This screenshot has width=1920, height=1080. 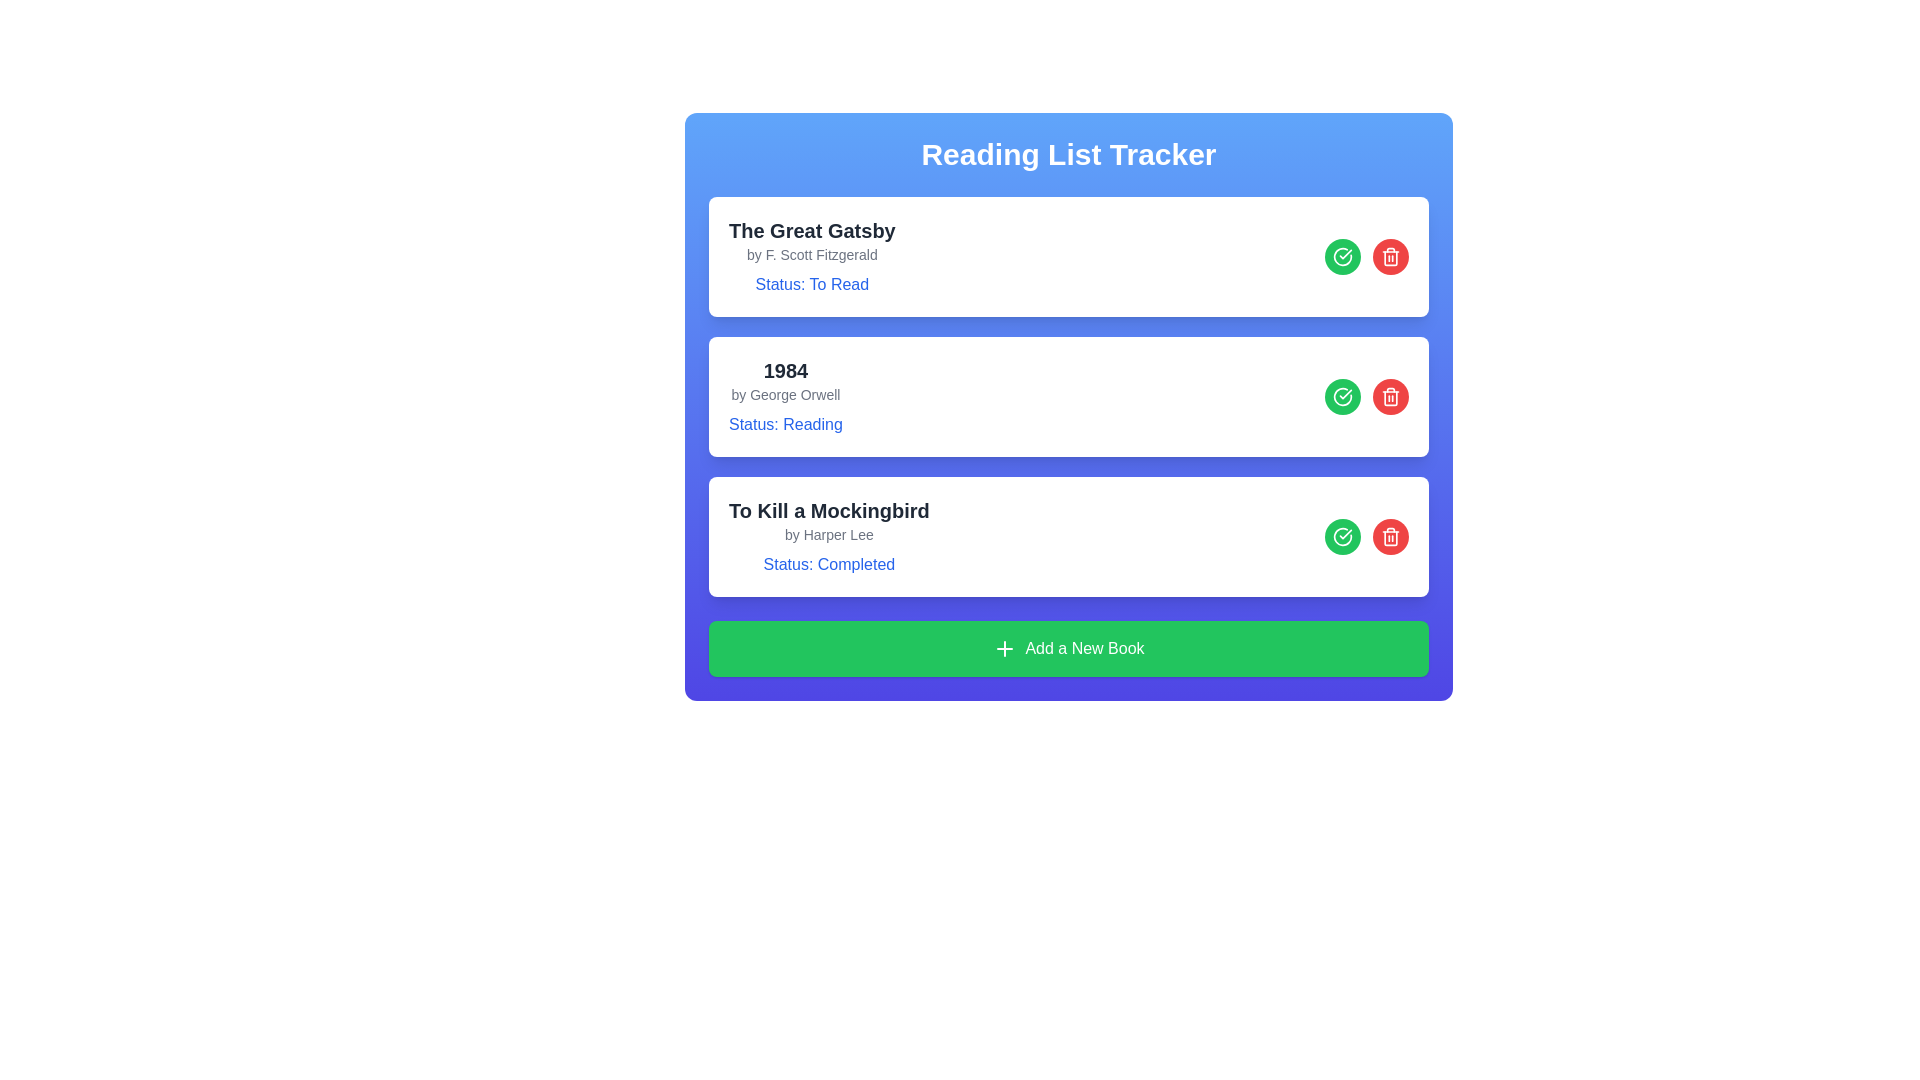 I want to click on the red circular trash icon button located at the far right of the third book entry labeled 'To Kill a Mockingbird', so click(x=1390, y=397).